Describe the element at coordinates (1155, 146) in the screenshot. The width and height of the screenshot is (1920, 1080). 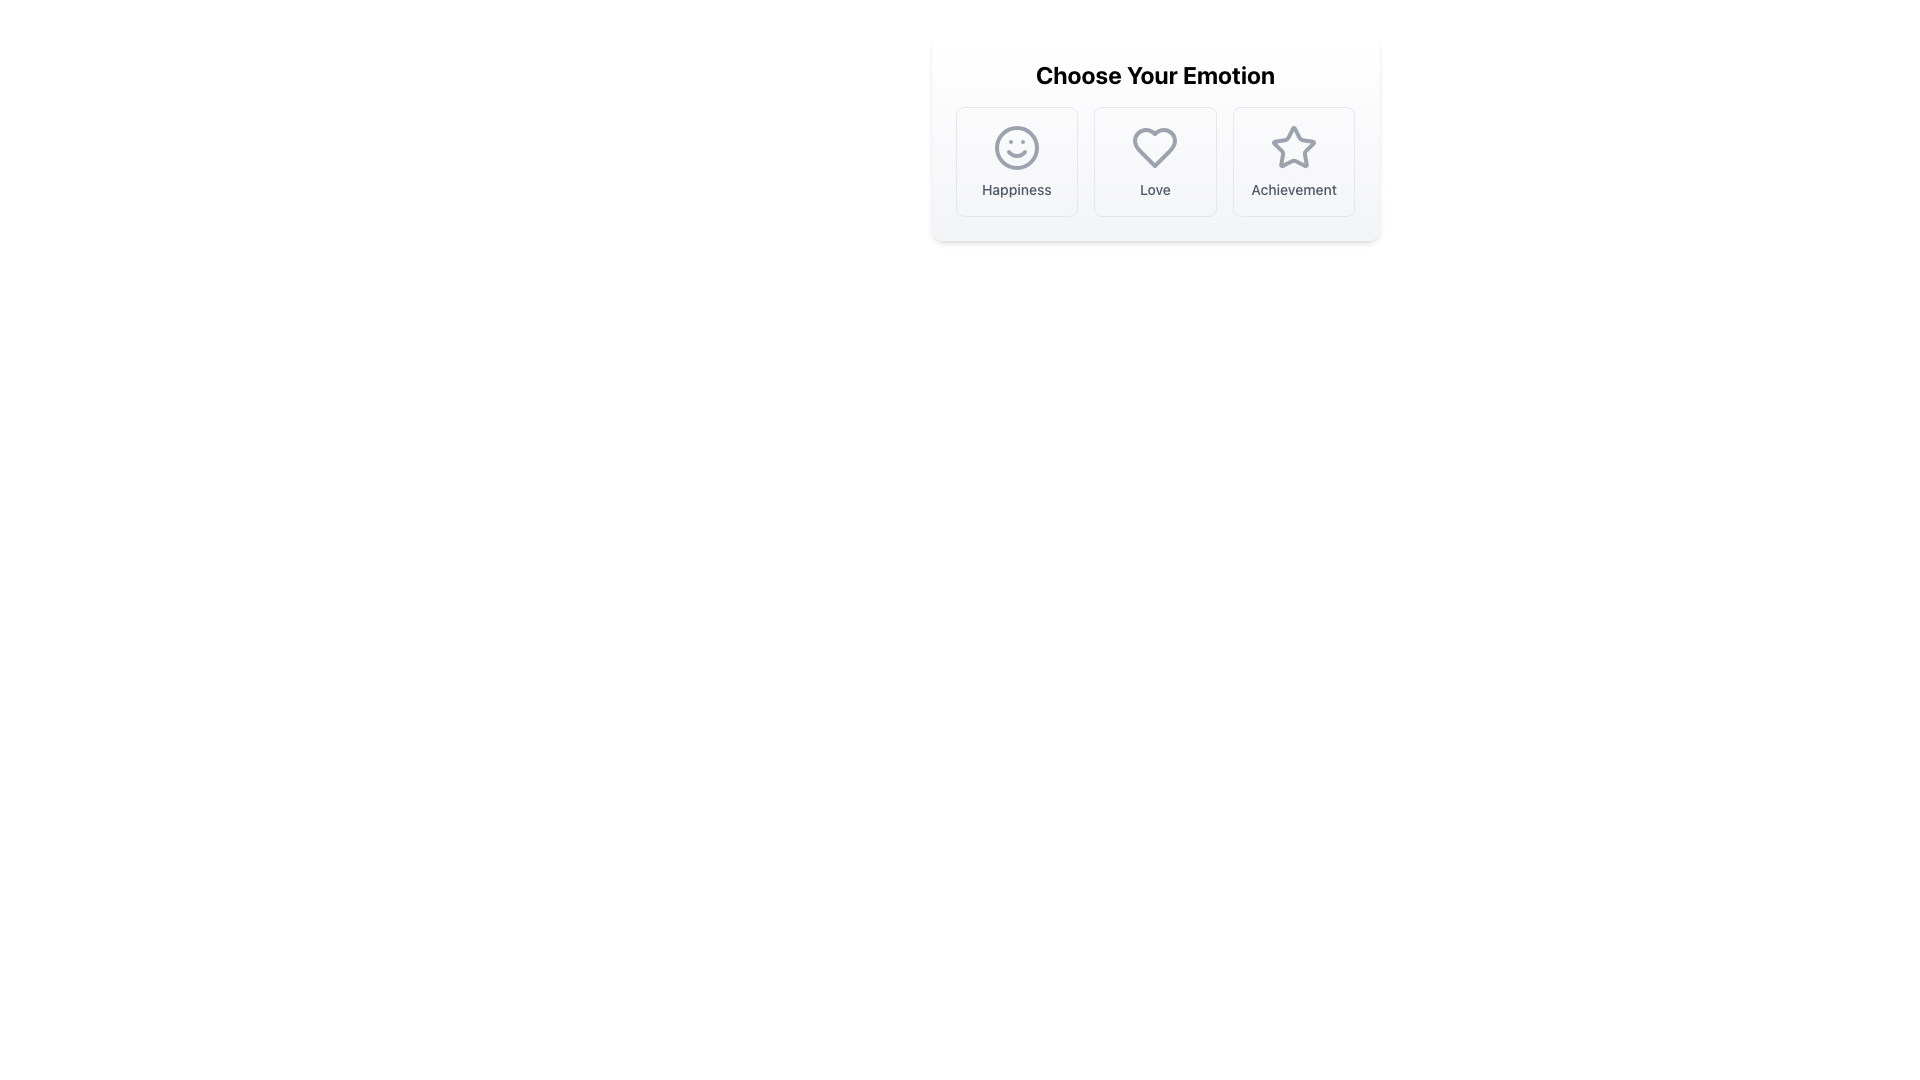
I see `the heart icon located centrally in the 'Choose Your Emotion' section` at that location.